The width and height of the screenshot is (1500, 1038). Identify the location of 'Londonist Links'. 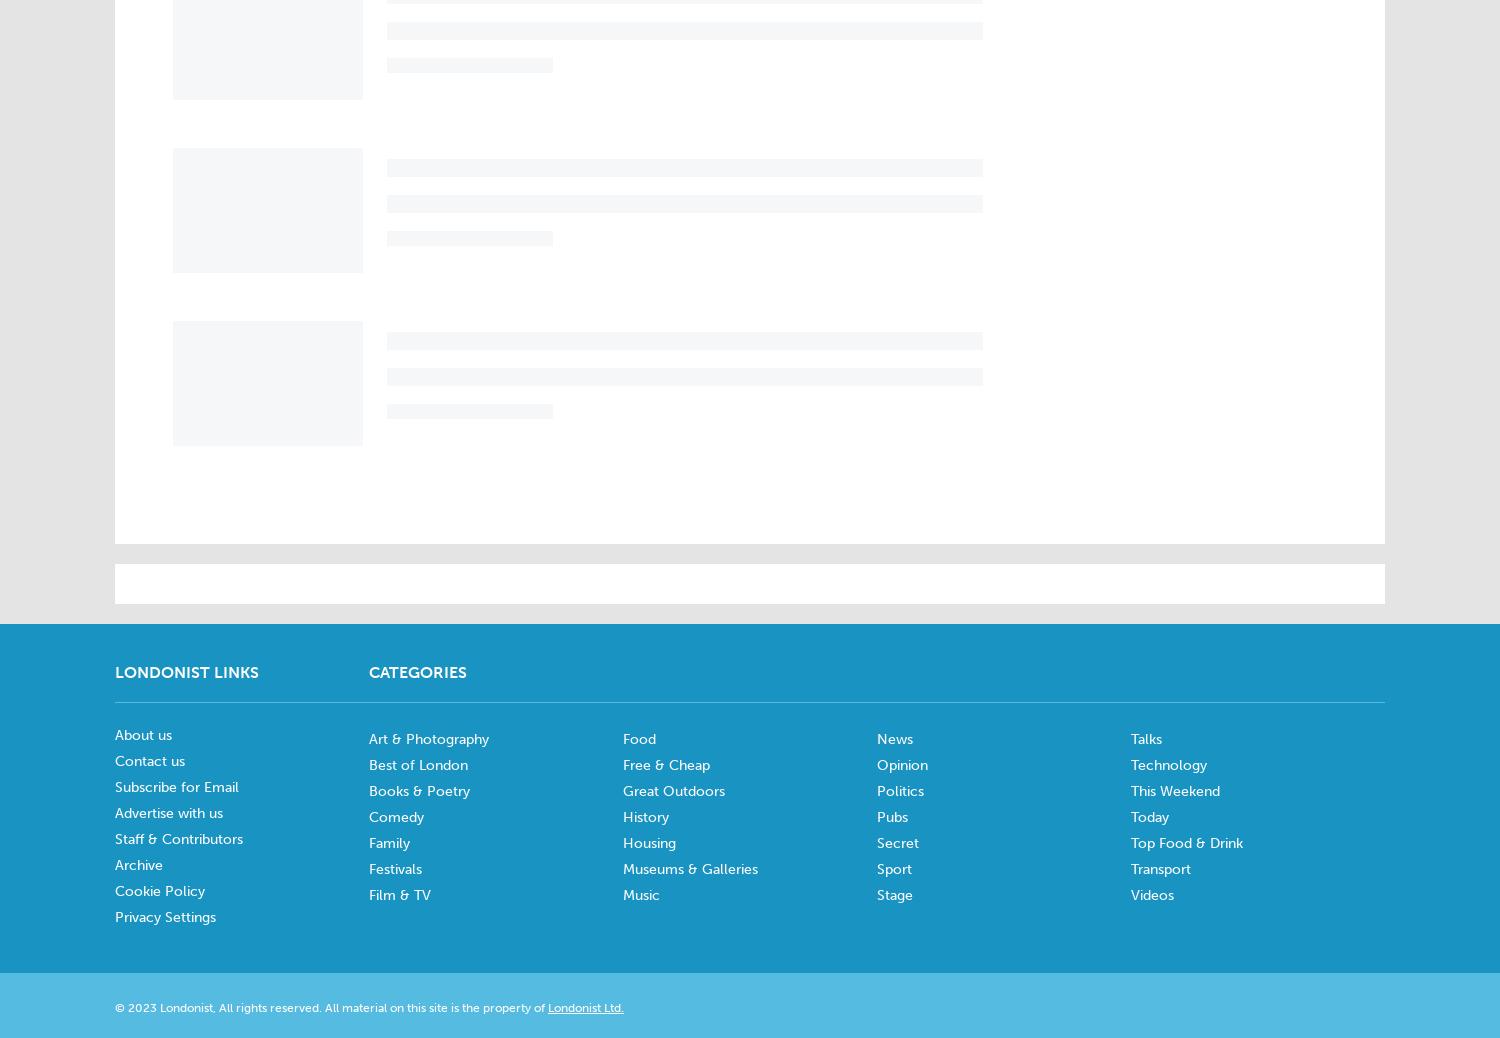
(114, 671).